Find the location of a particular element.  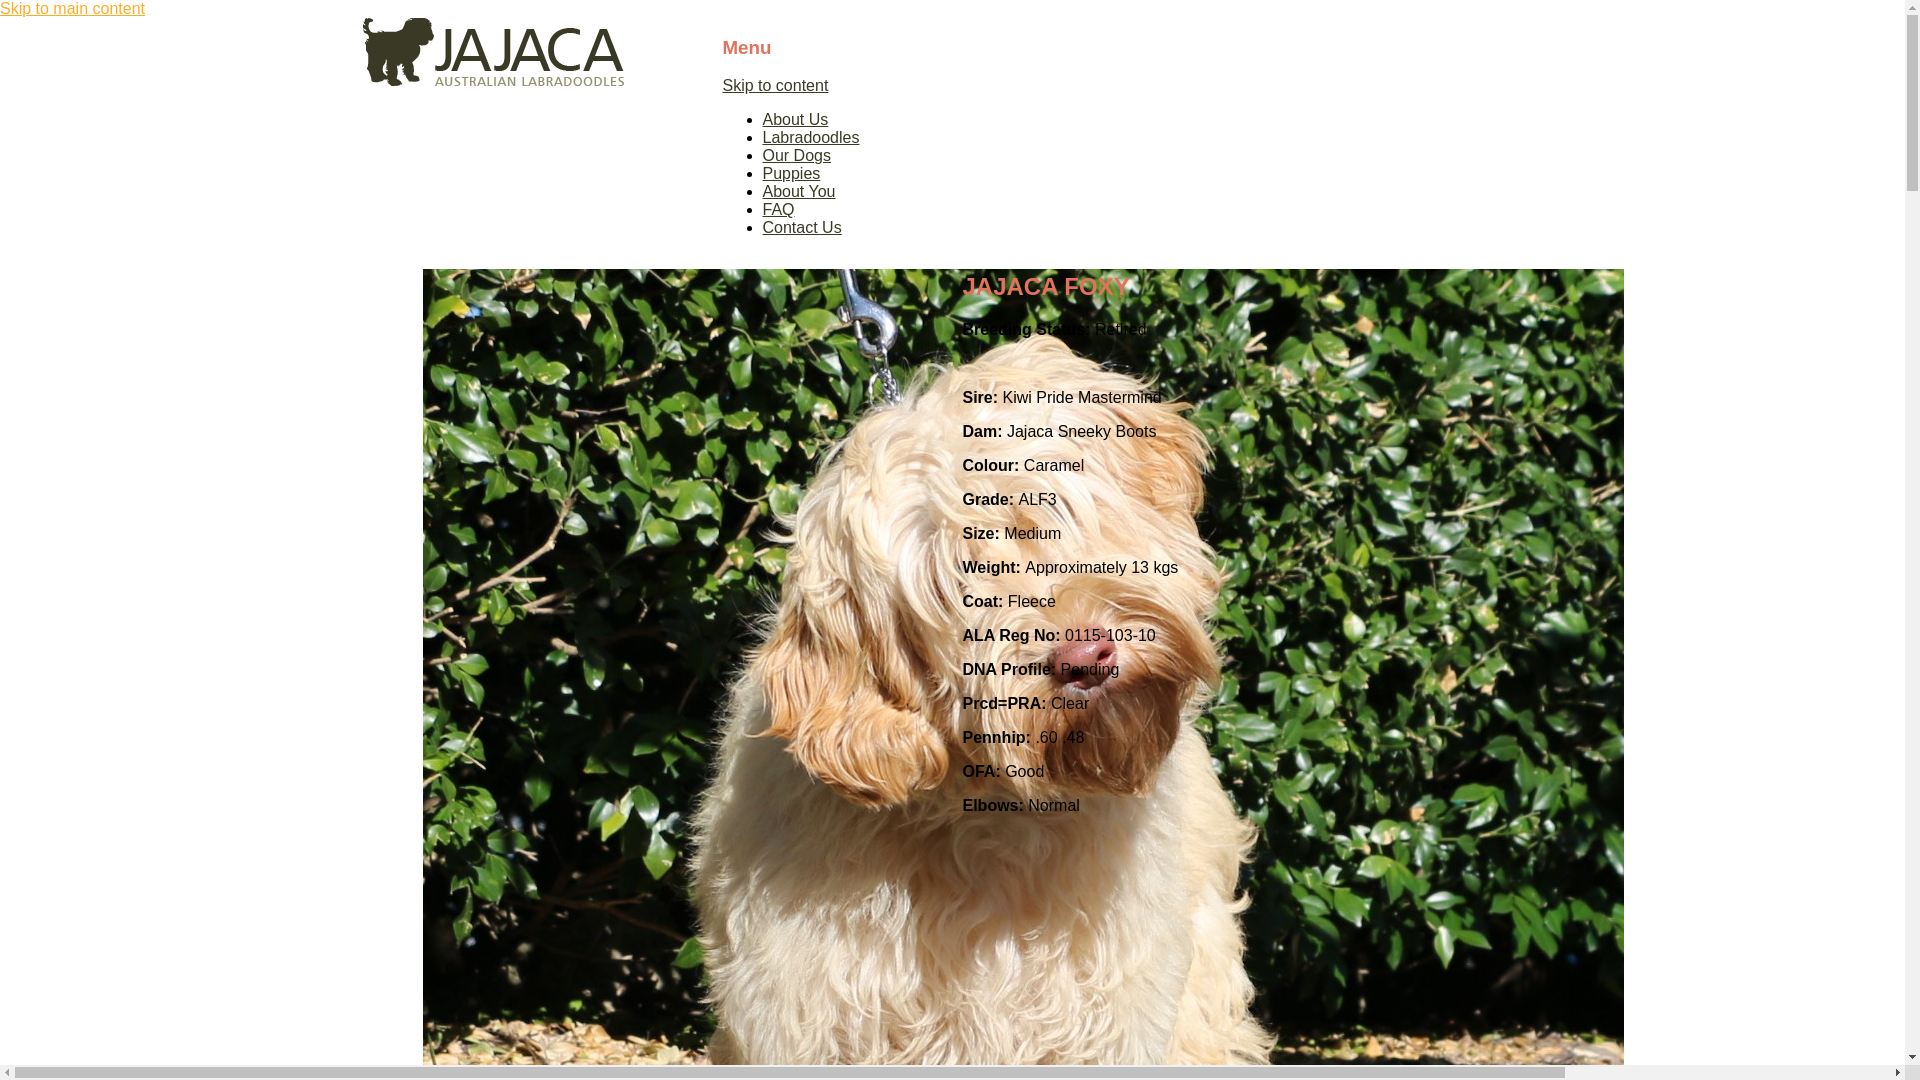

'Puppies' is located at coordinates (790, 172).